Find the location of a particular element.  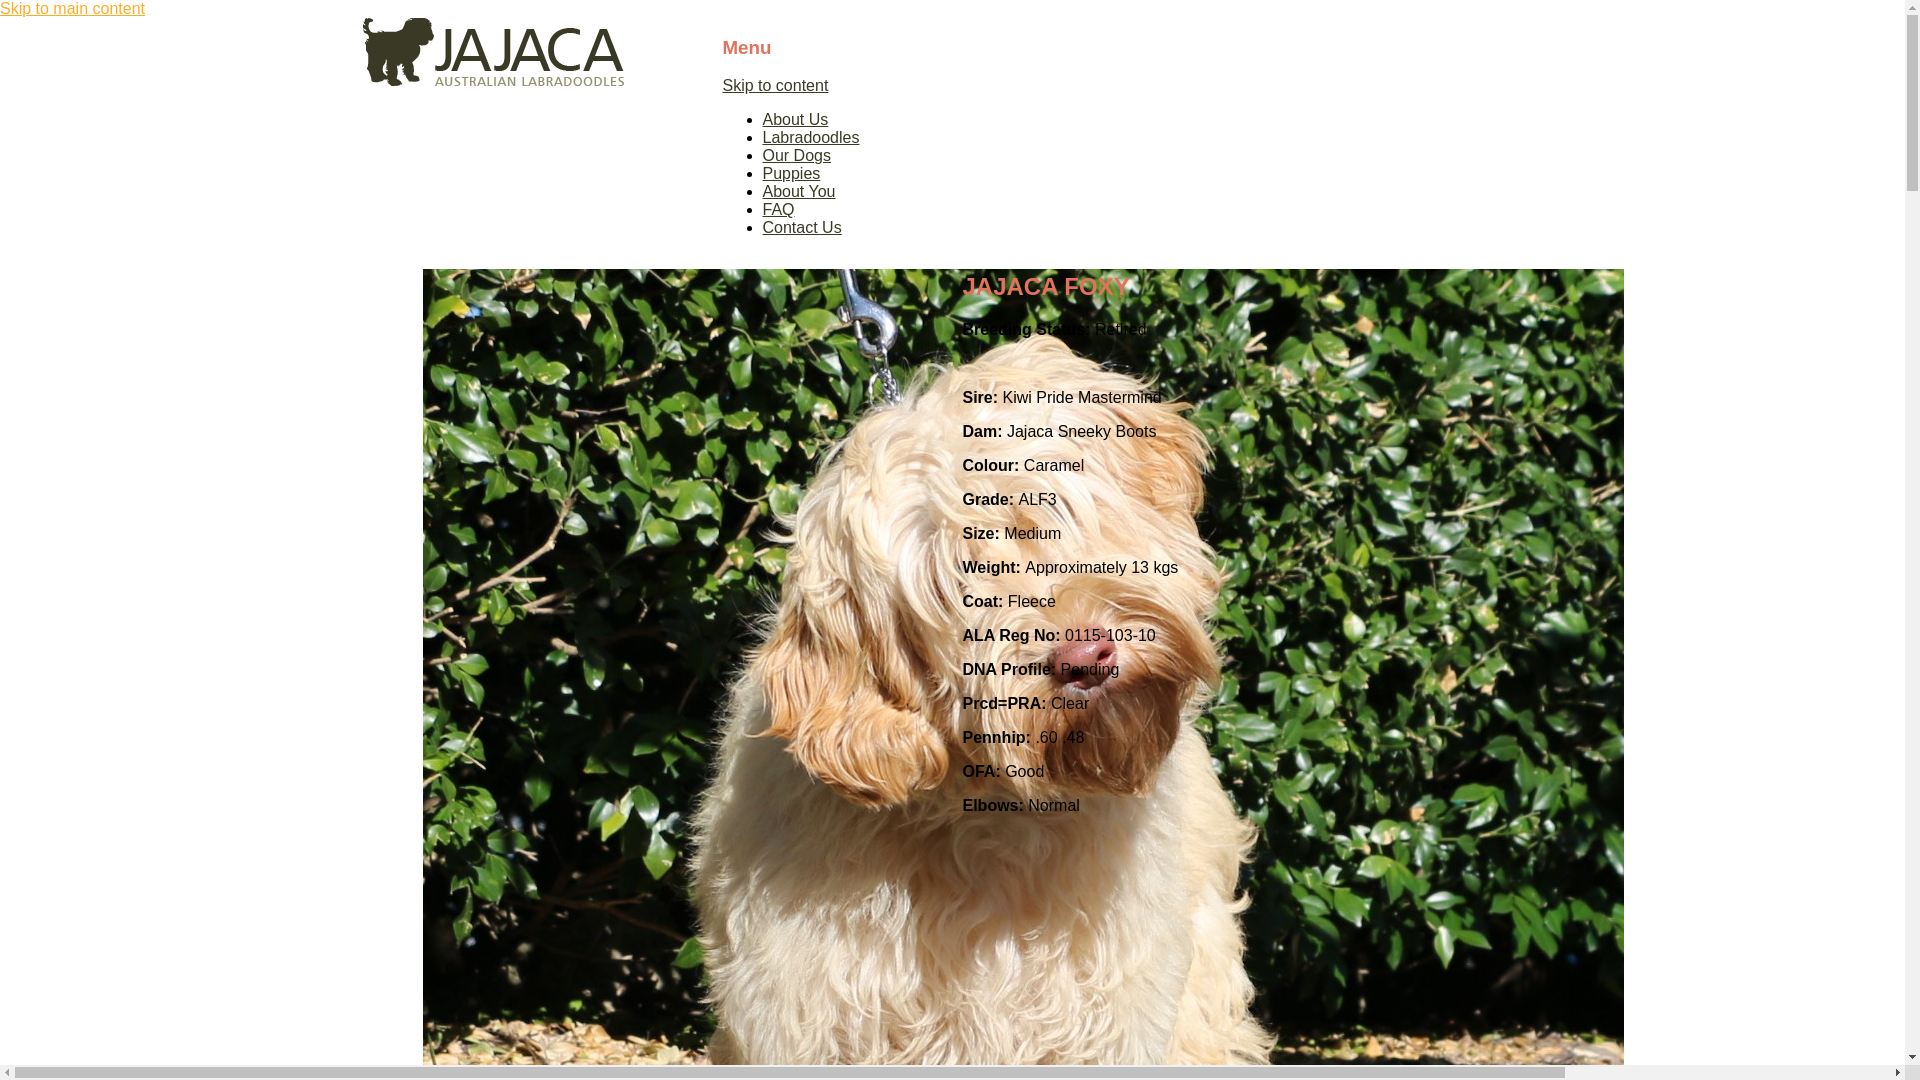

'Puppies' is located at coordinates (790, 172).